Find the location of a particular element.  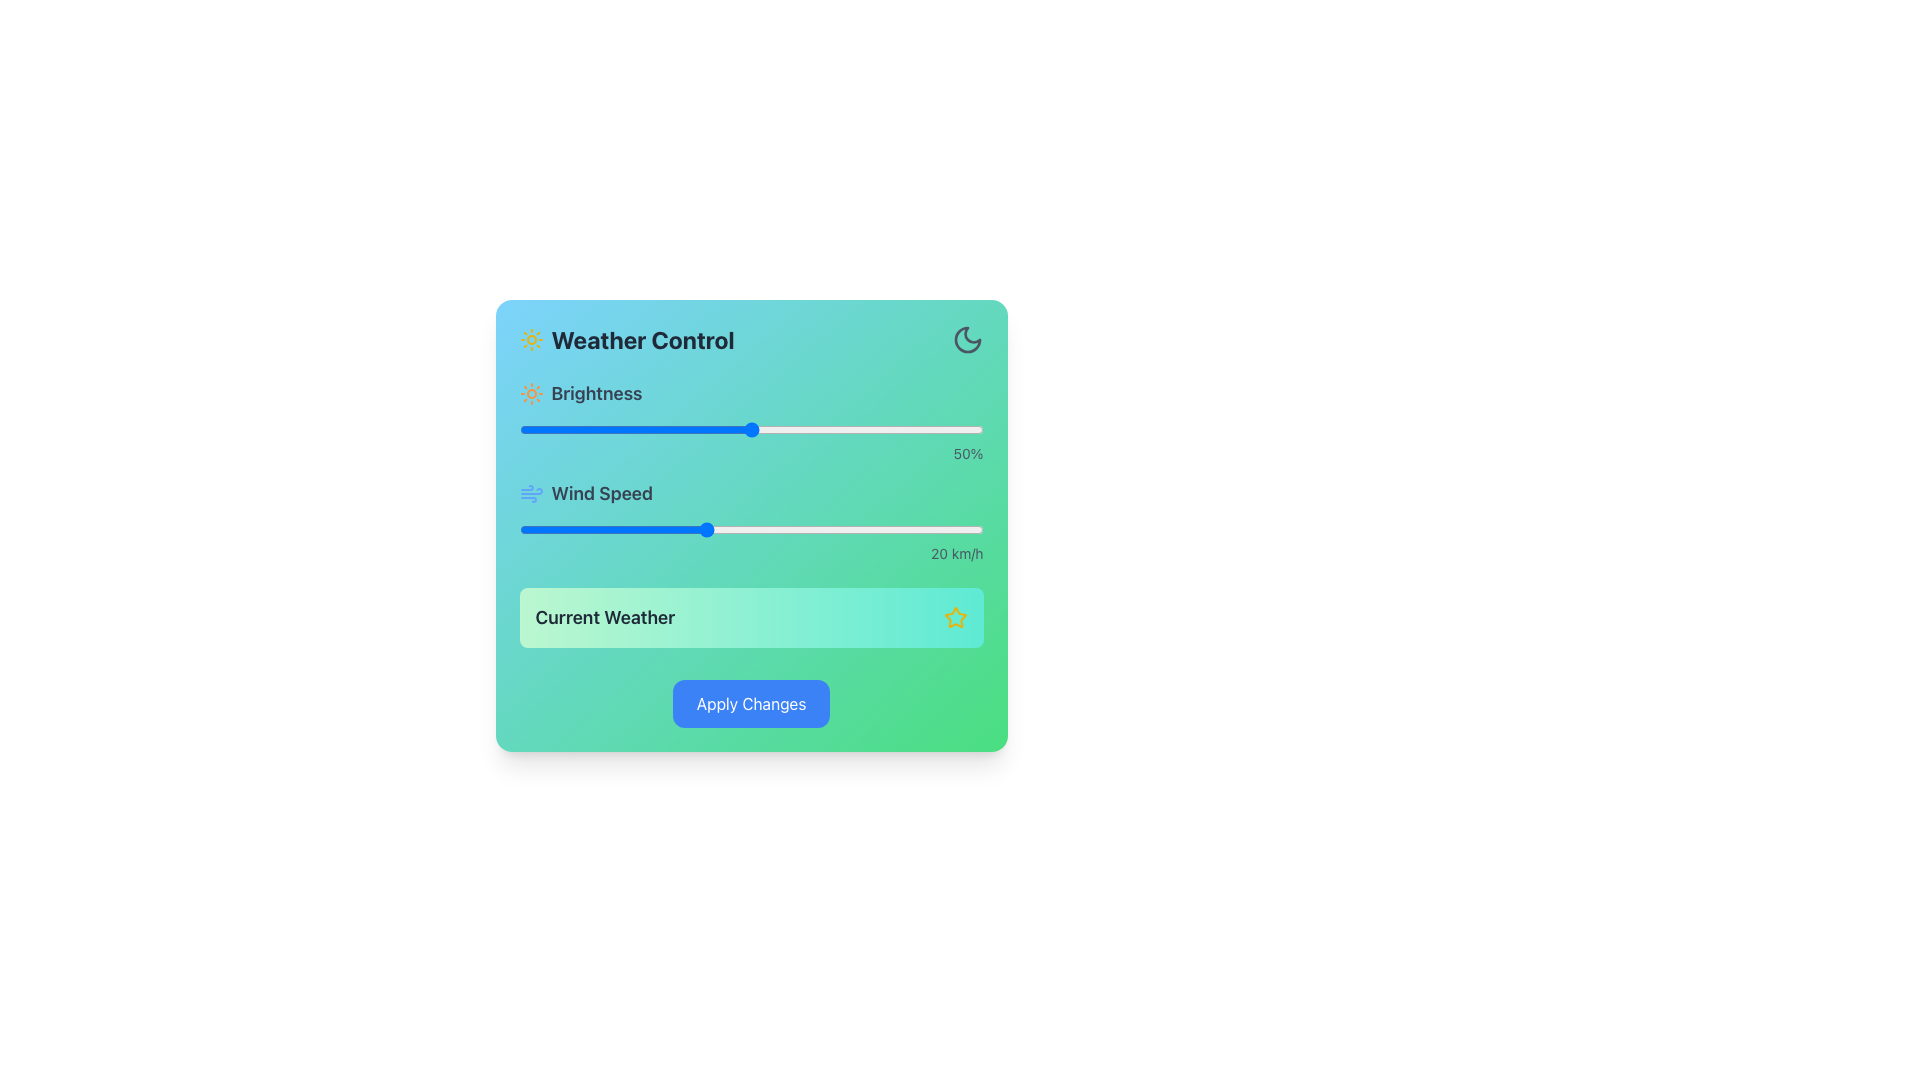

the wind speed is located at coordinates (722, 528).